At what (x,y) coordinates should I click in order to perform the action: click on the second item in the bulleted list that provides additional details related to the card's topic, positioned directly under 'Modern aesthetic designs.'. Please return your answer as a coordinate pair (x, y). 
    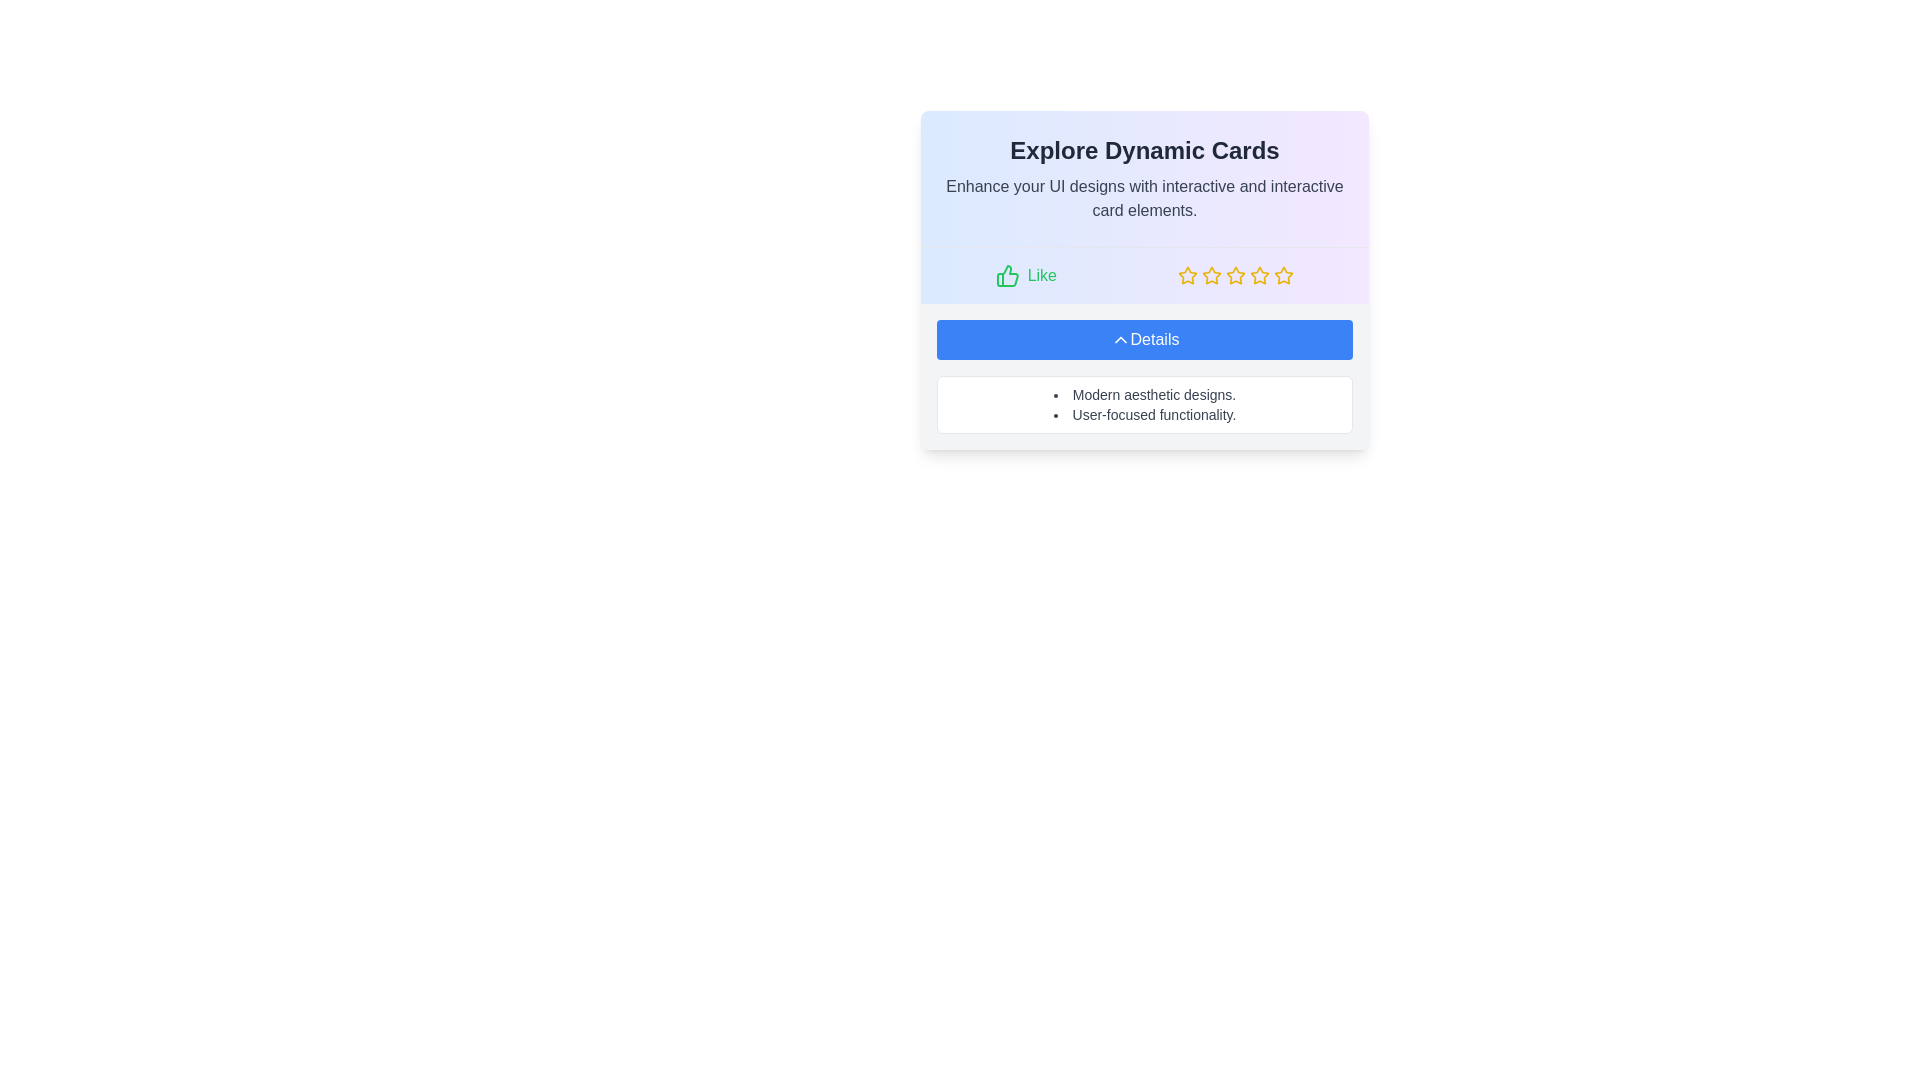
    Looking at the image, I should click on (1145, 414).